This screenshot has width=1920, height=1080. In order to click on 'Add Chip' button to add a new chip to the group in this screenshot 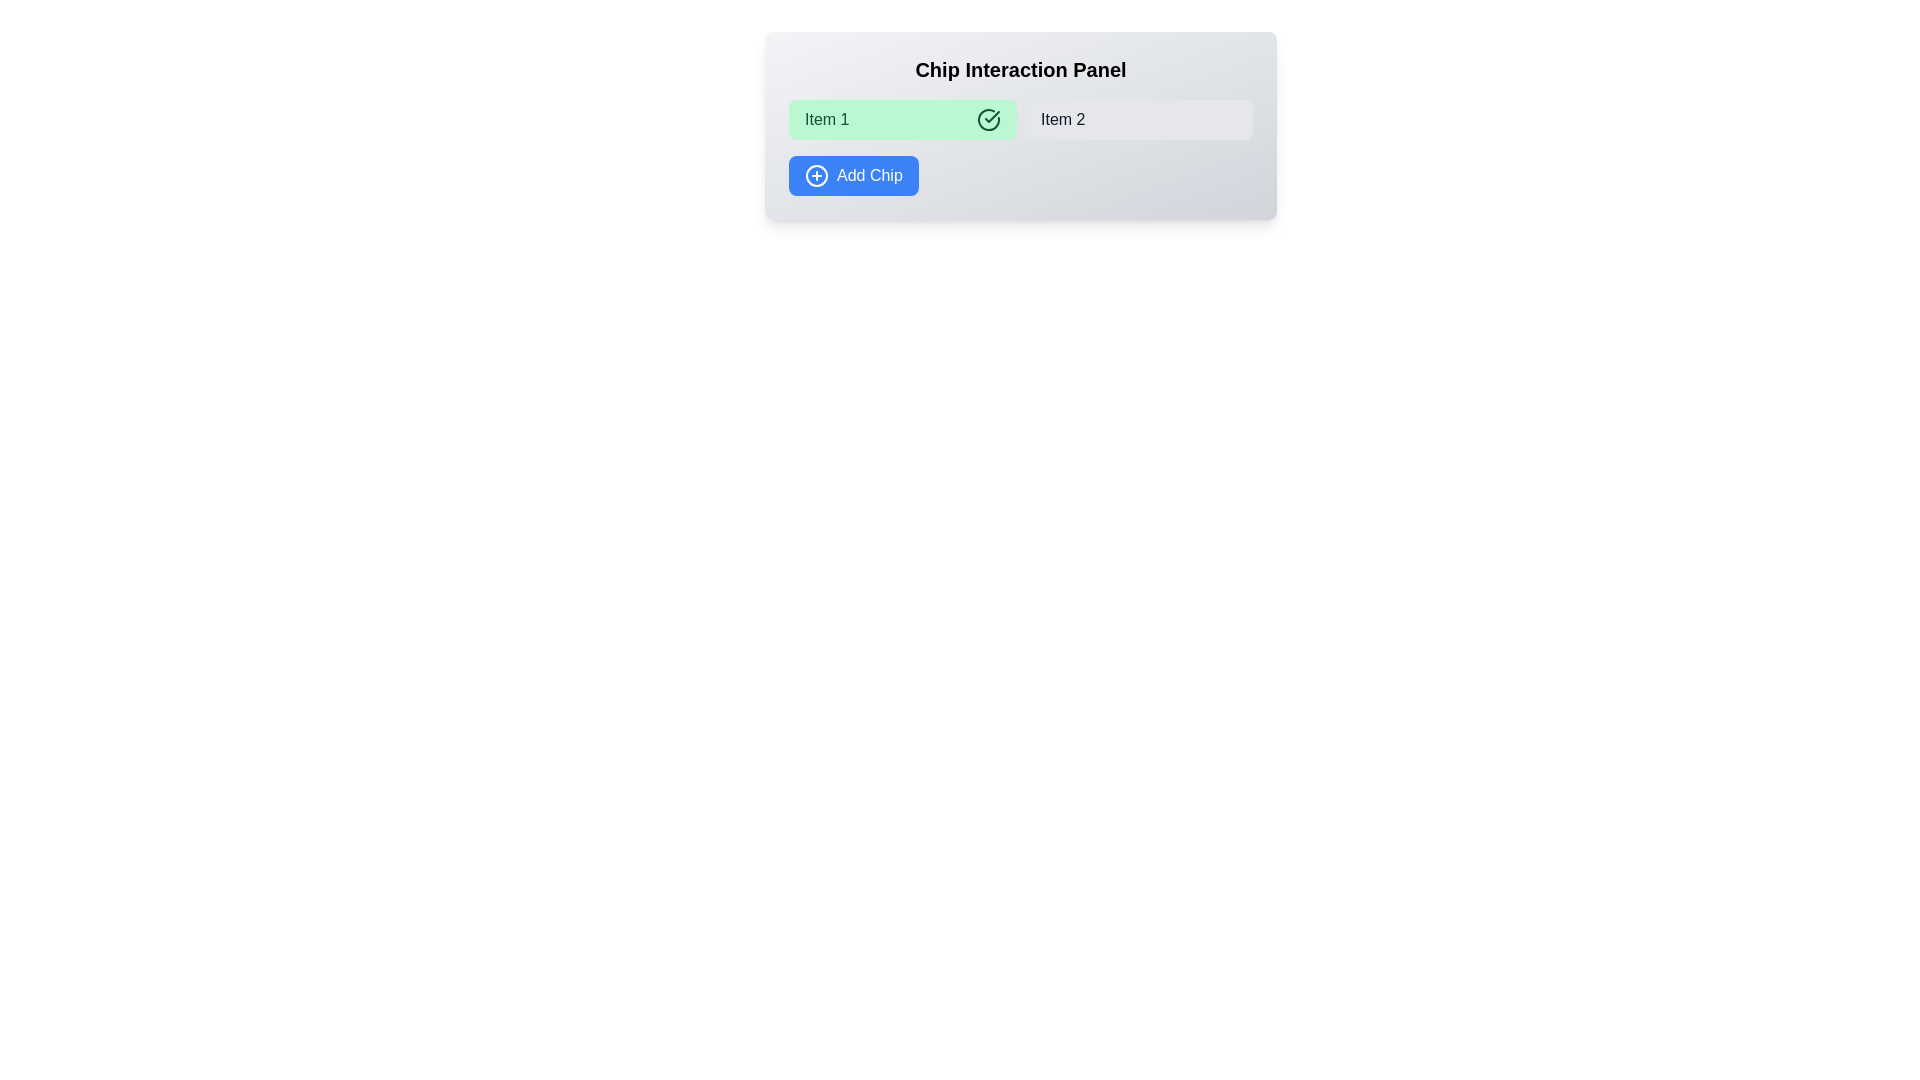, I will do `click(853, 175)`.